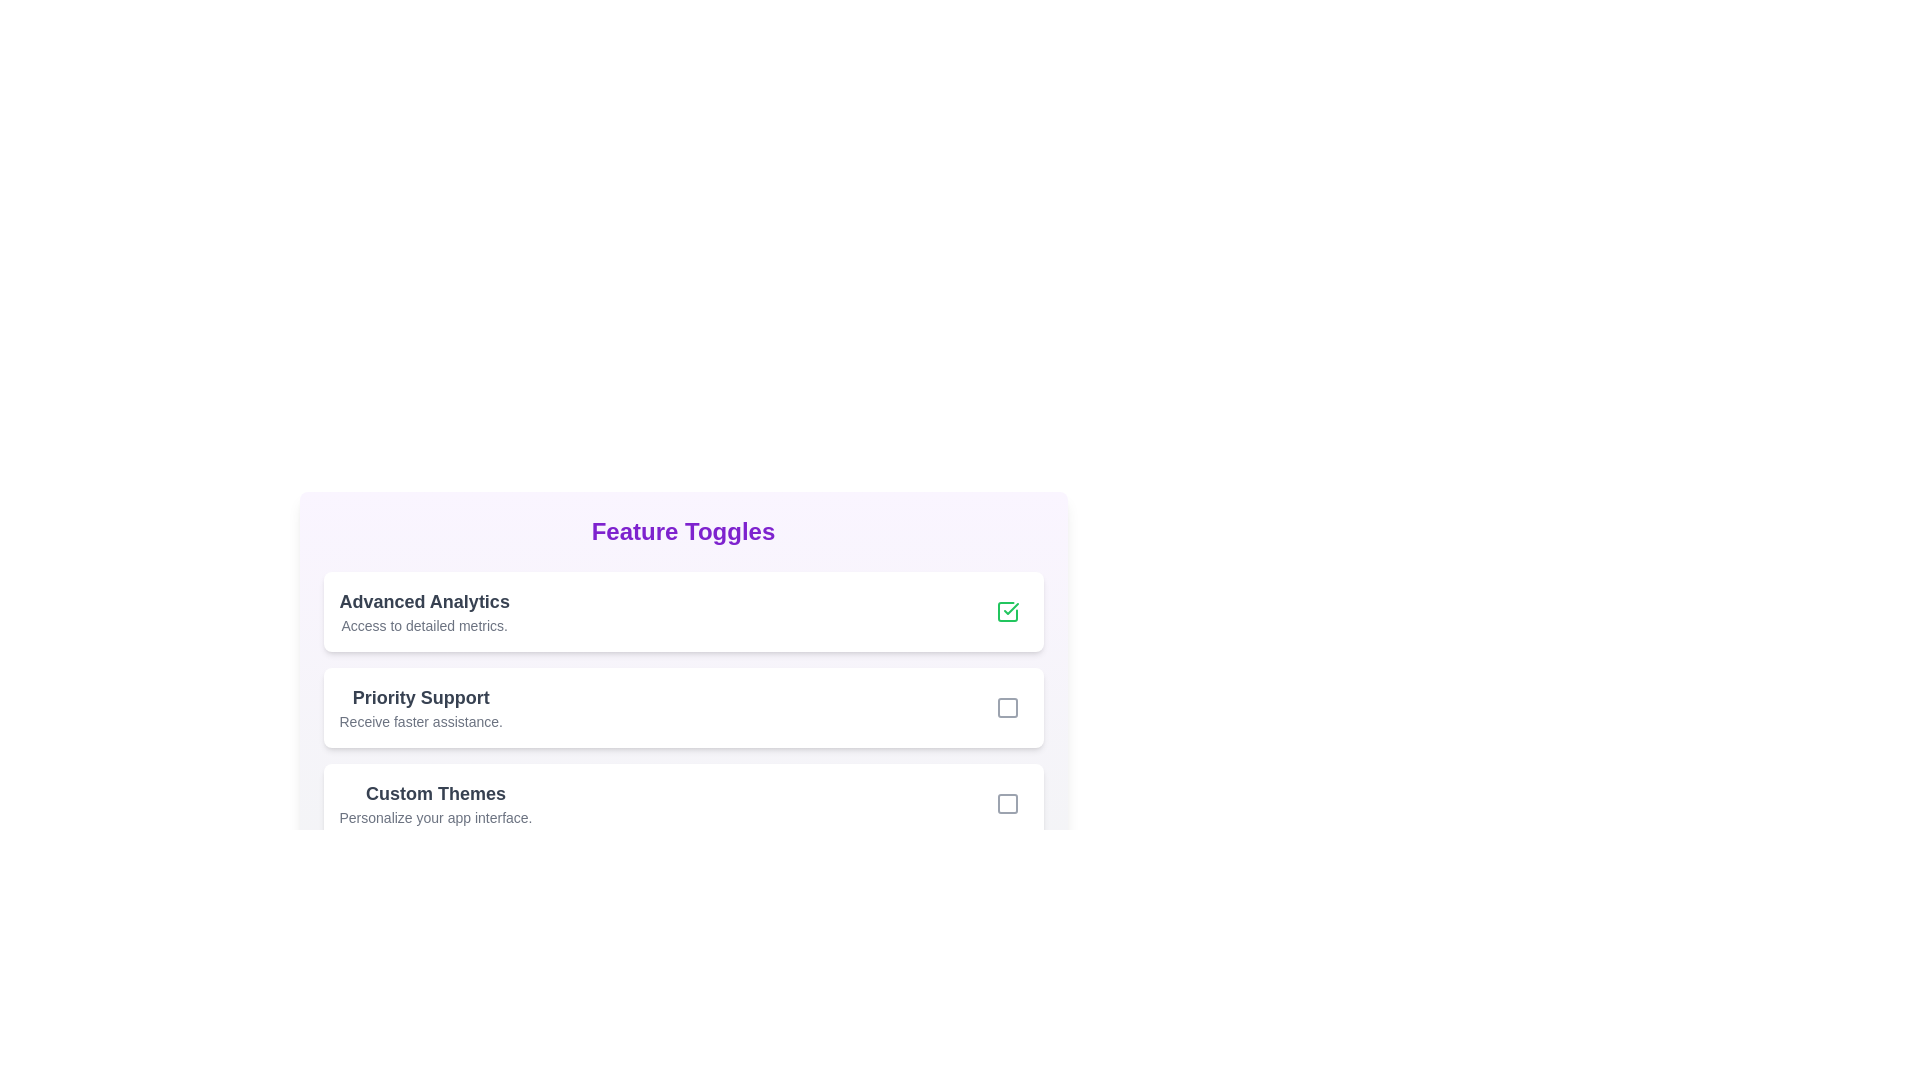 This screenshot has width=1920, height=1080. What do you see at coordinates (435, 817) in the screenshot?
I see `the text element that contains 'Personalize your app interface.' located beneath the 'Custom Themes' section header` at bounding box center [435, 817].